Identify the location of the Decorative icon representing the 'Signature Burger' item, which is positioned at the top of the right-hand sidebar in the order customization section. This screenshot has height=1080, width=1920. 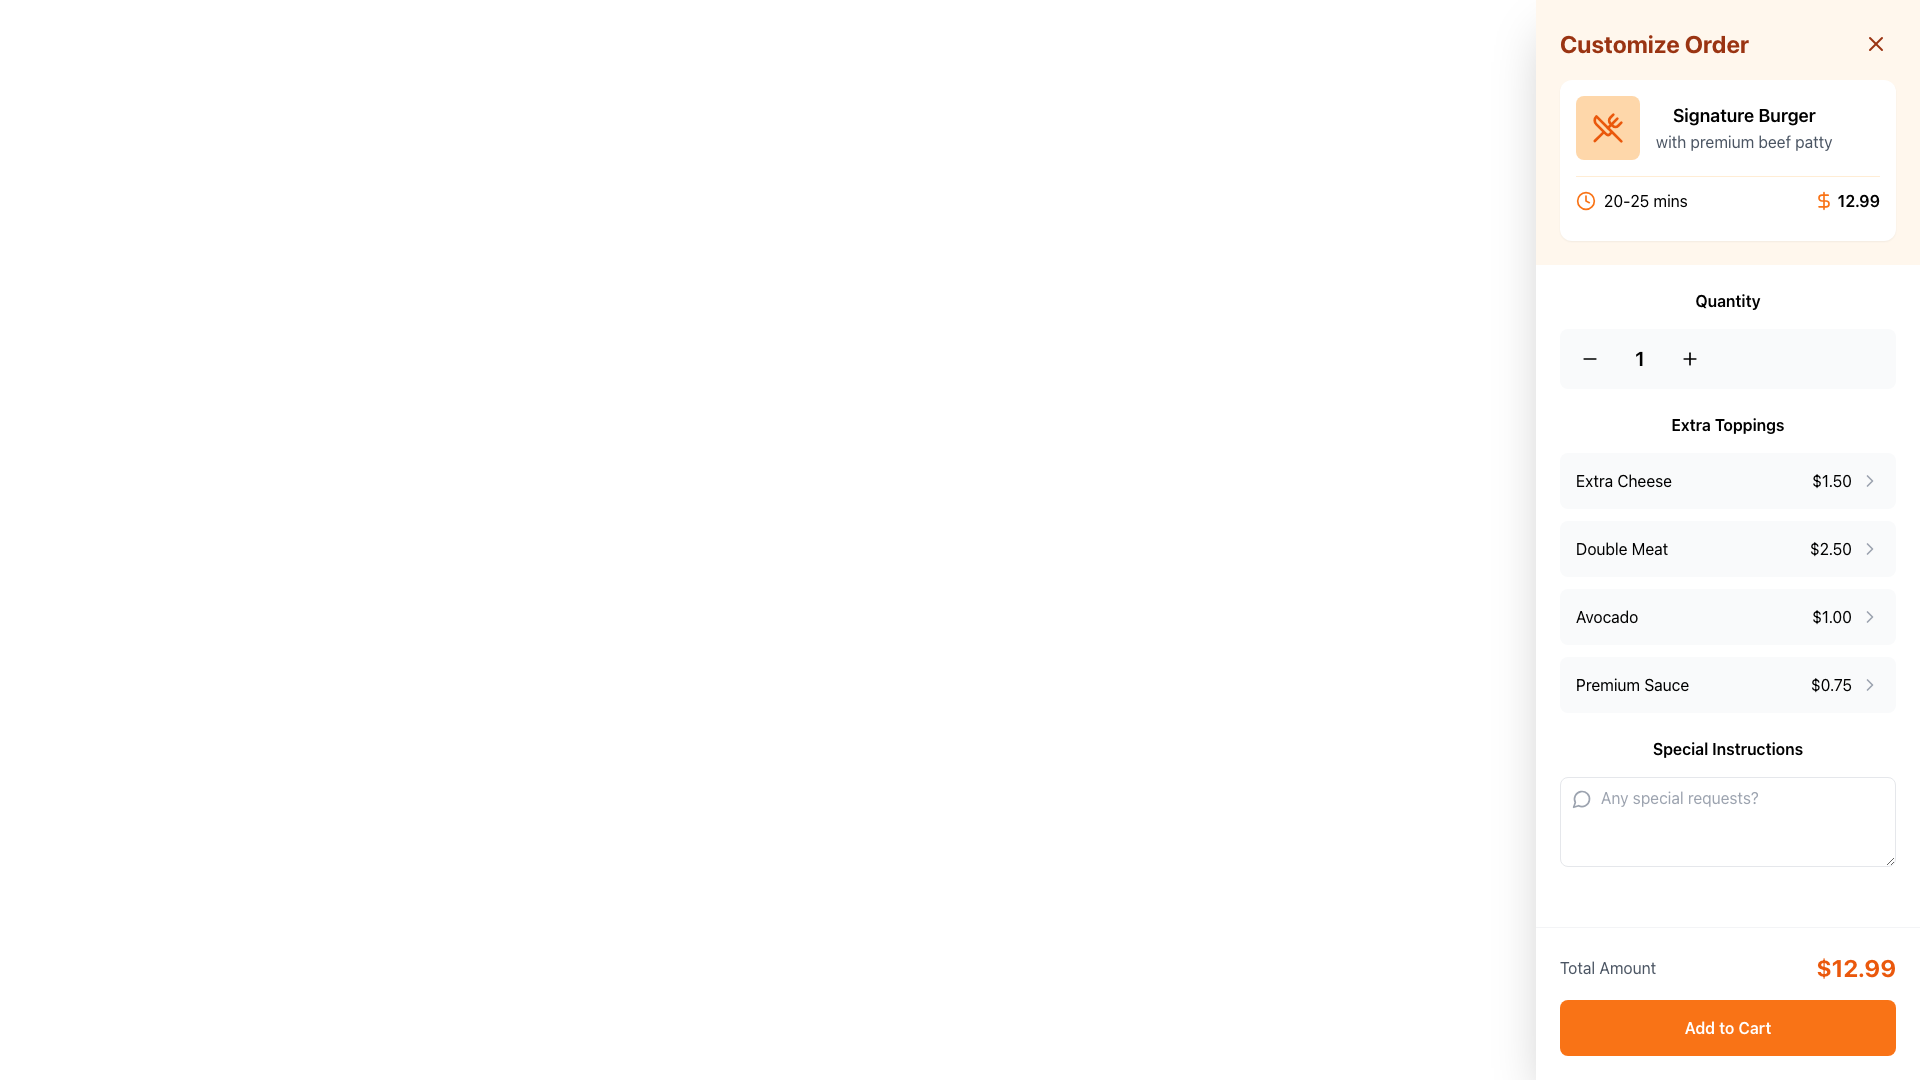
(1608, 127).